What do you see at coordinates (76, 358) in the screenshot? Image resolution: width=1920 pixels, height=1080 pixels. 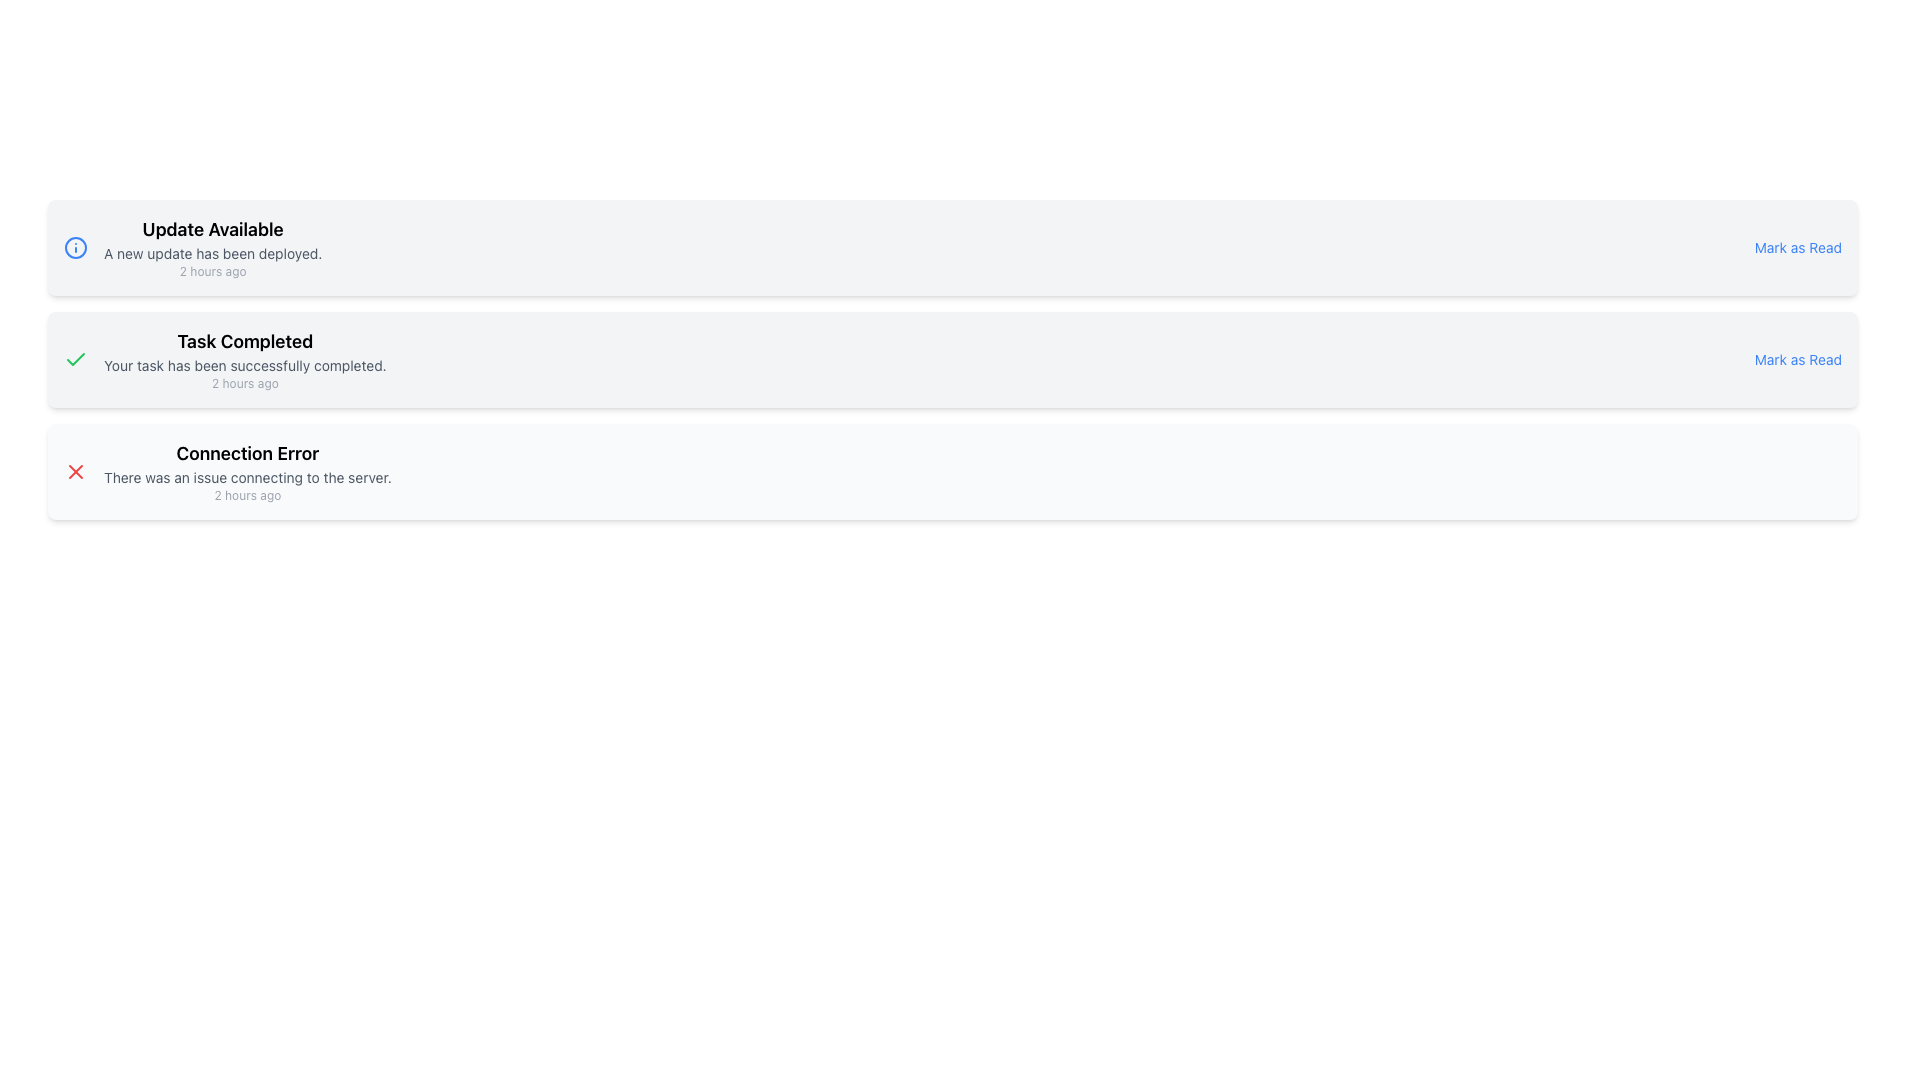 I see `the icon indicating successful task completion, located at the leftmost part of the 'Task Completed' notification panel` at bounding box center [76, 358].